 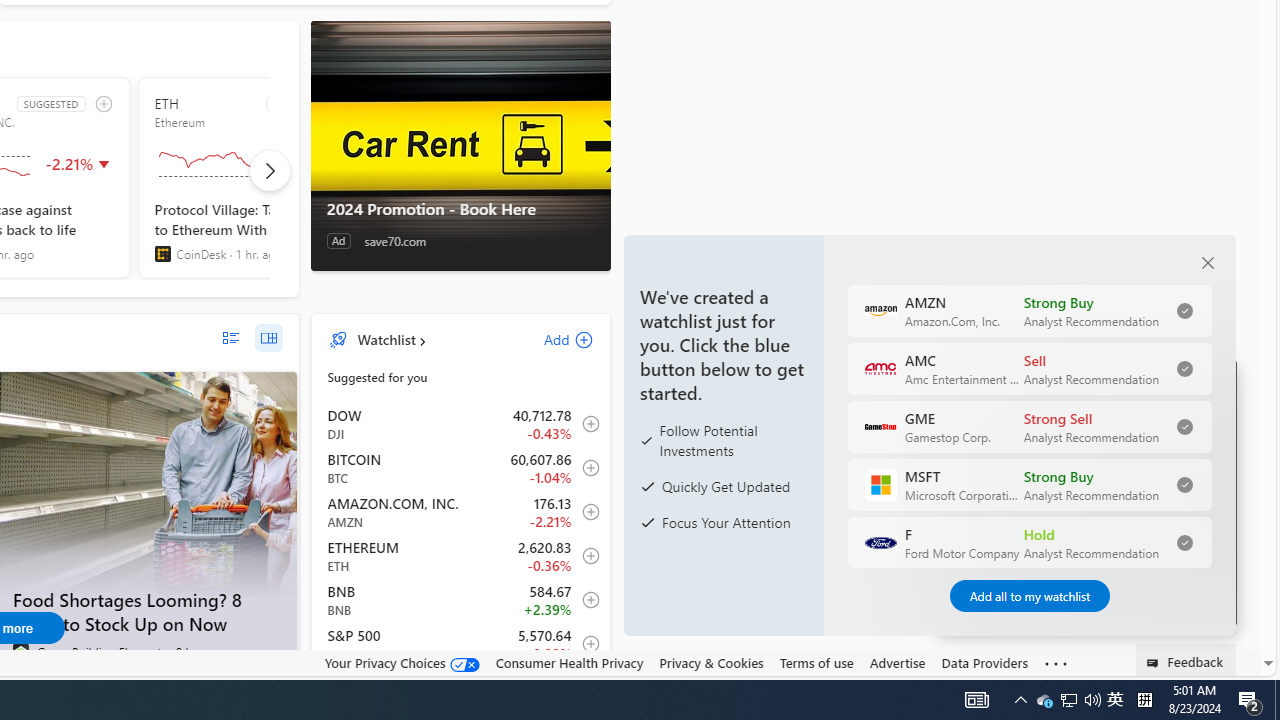 I want to click on 'Ad', so click(x=338, y=240).